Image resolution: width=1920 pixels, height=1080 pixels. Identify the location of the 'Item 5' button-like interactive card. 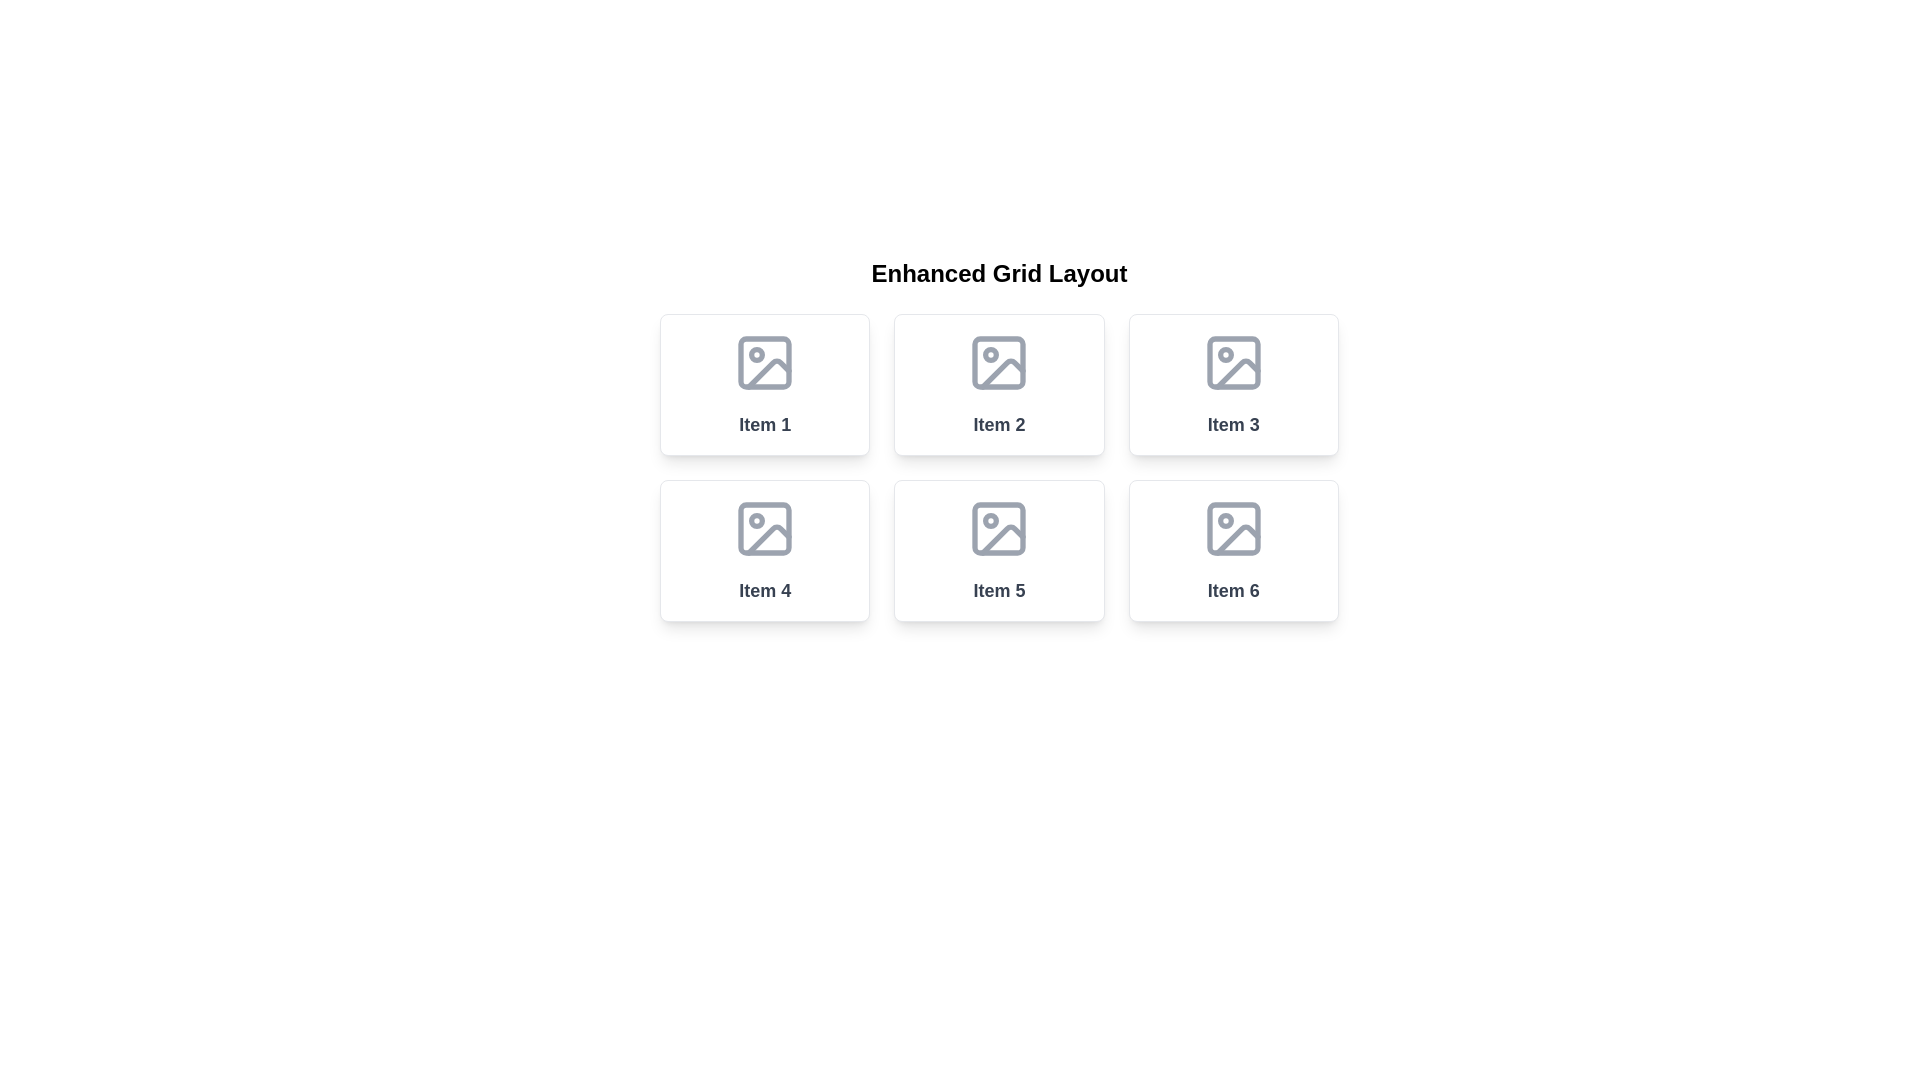
(999, 551).